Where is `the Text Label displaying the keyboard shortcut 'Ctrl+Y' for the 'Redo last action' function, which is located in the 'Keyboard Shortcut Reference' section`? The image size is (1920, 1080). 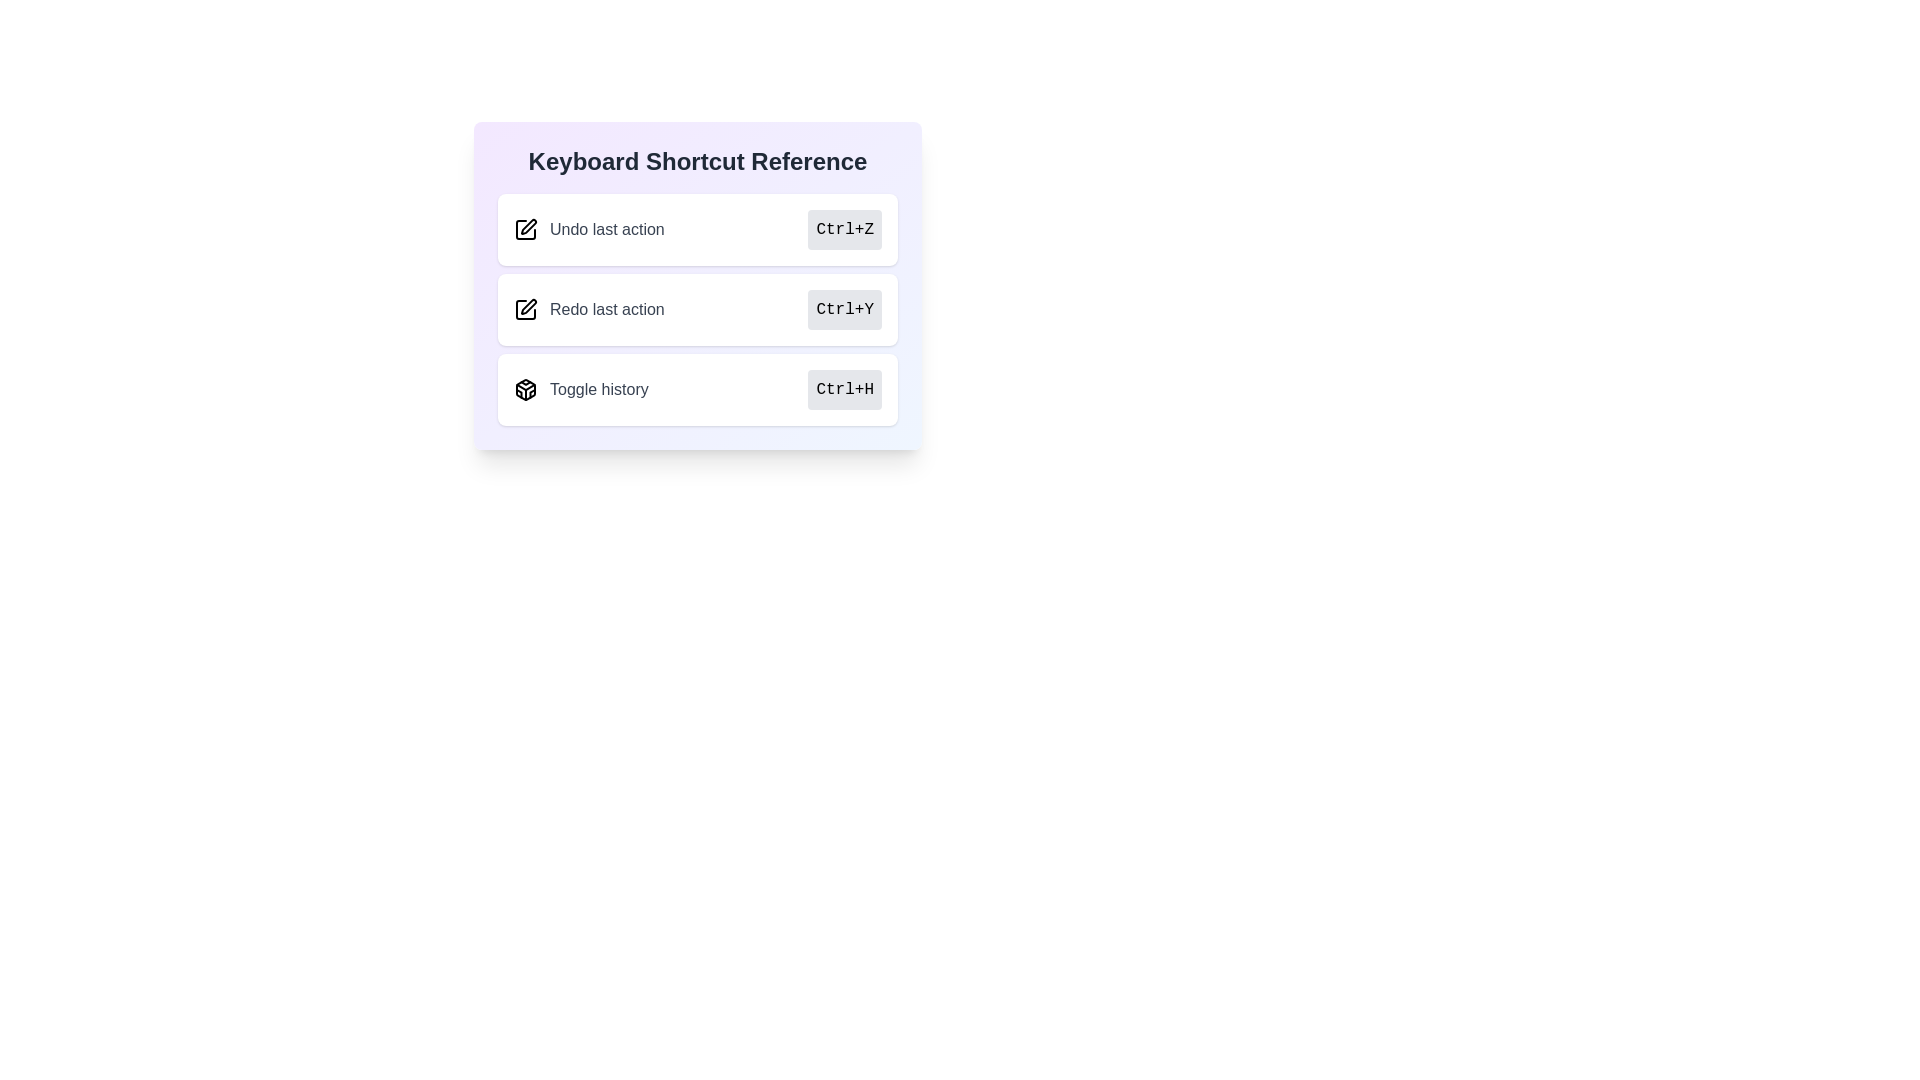
the Text Label displaying the keyboard shortcut 'Ctrl+Y' for the 'Redo last action' function, which is located in the 'Keyboard Shortcut Reference' section is located at coordinates (845, 309).